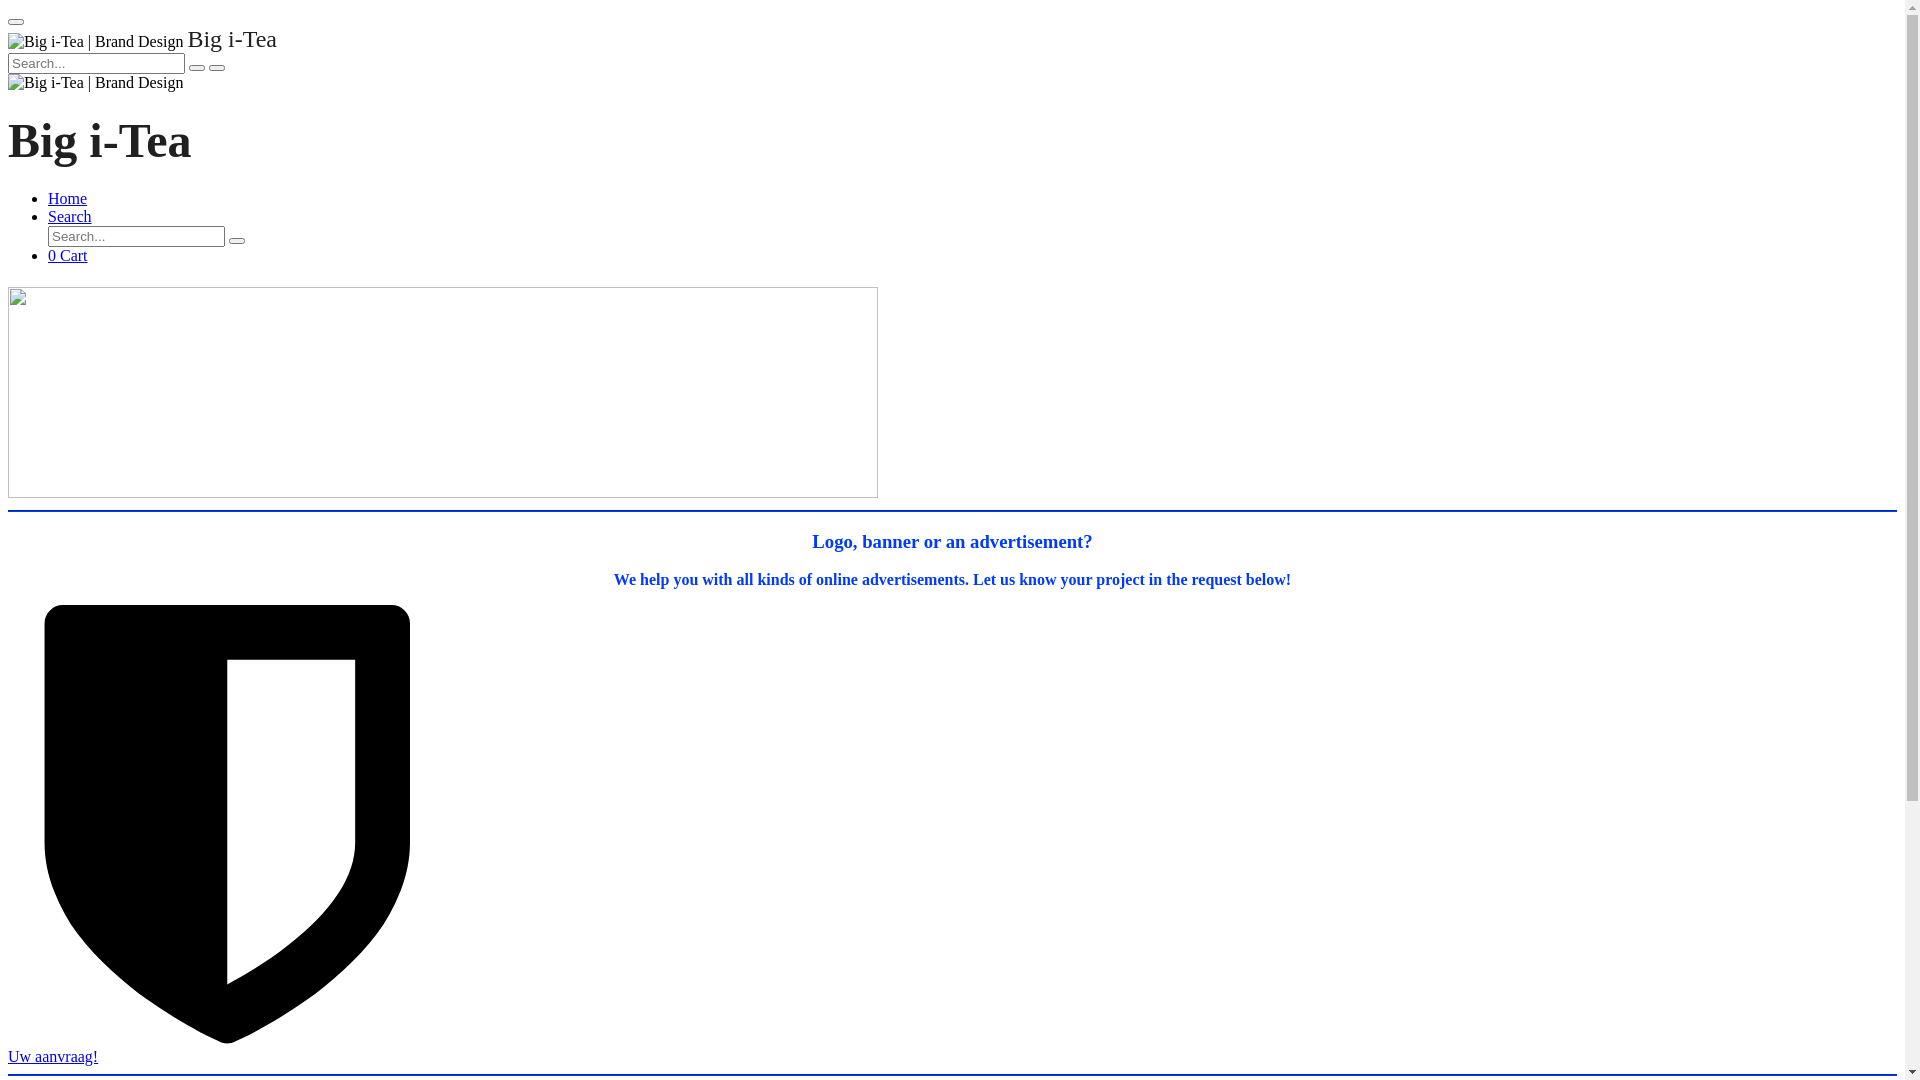 Image resolution: width=1920 pixels, height=1080 pixels. I want to click on 'Uw aanvraag!', so click(951, 1047).